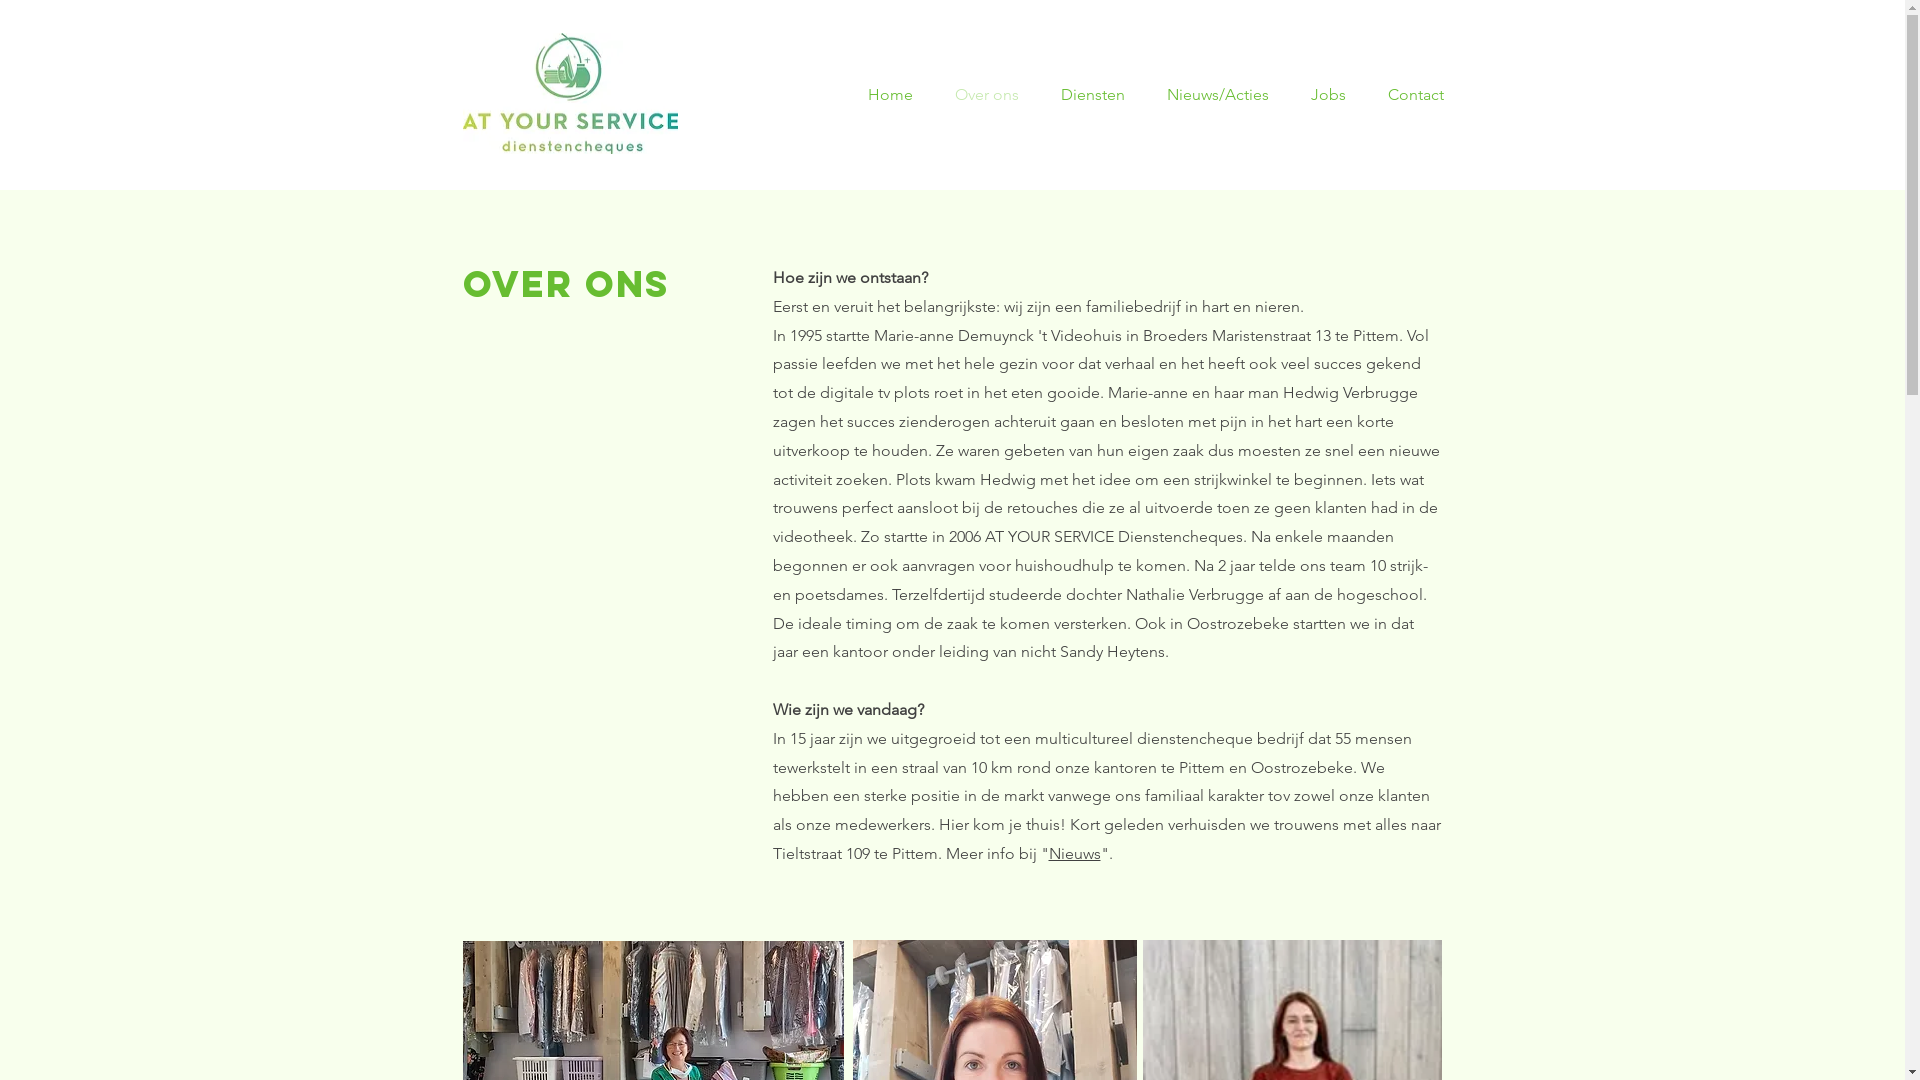  Describe the element at coordinates (939, 95) in the screenshot. I see `'Over ons'` at that location.